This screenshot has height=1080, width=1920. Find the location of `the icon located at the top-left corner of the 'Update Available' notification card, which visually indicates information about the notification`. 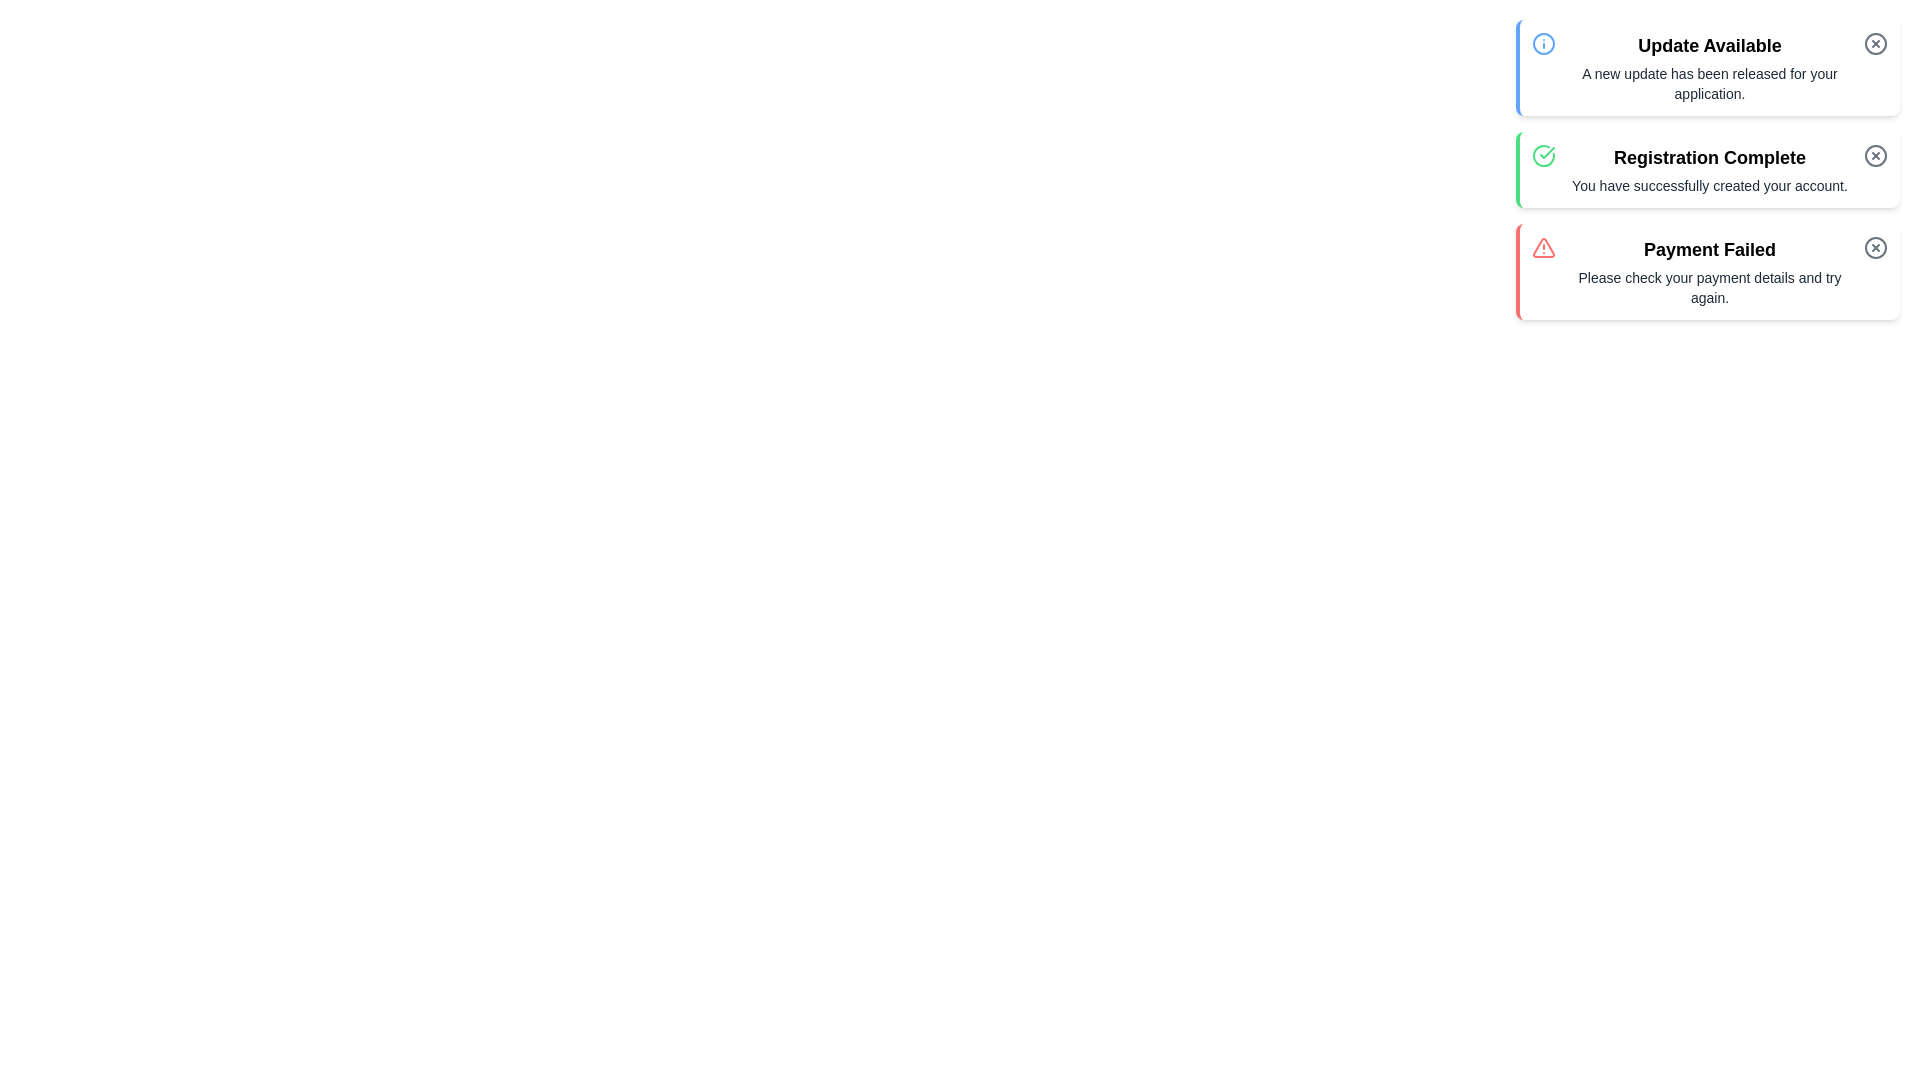

the icon located at the top-left corner of the 'Update Available' notification card, which visually indicates information about the notification is located at coordinates (1543, 43).